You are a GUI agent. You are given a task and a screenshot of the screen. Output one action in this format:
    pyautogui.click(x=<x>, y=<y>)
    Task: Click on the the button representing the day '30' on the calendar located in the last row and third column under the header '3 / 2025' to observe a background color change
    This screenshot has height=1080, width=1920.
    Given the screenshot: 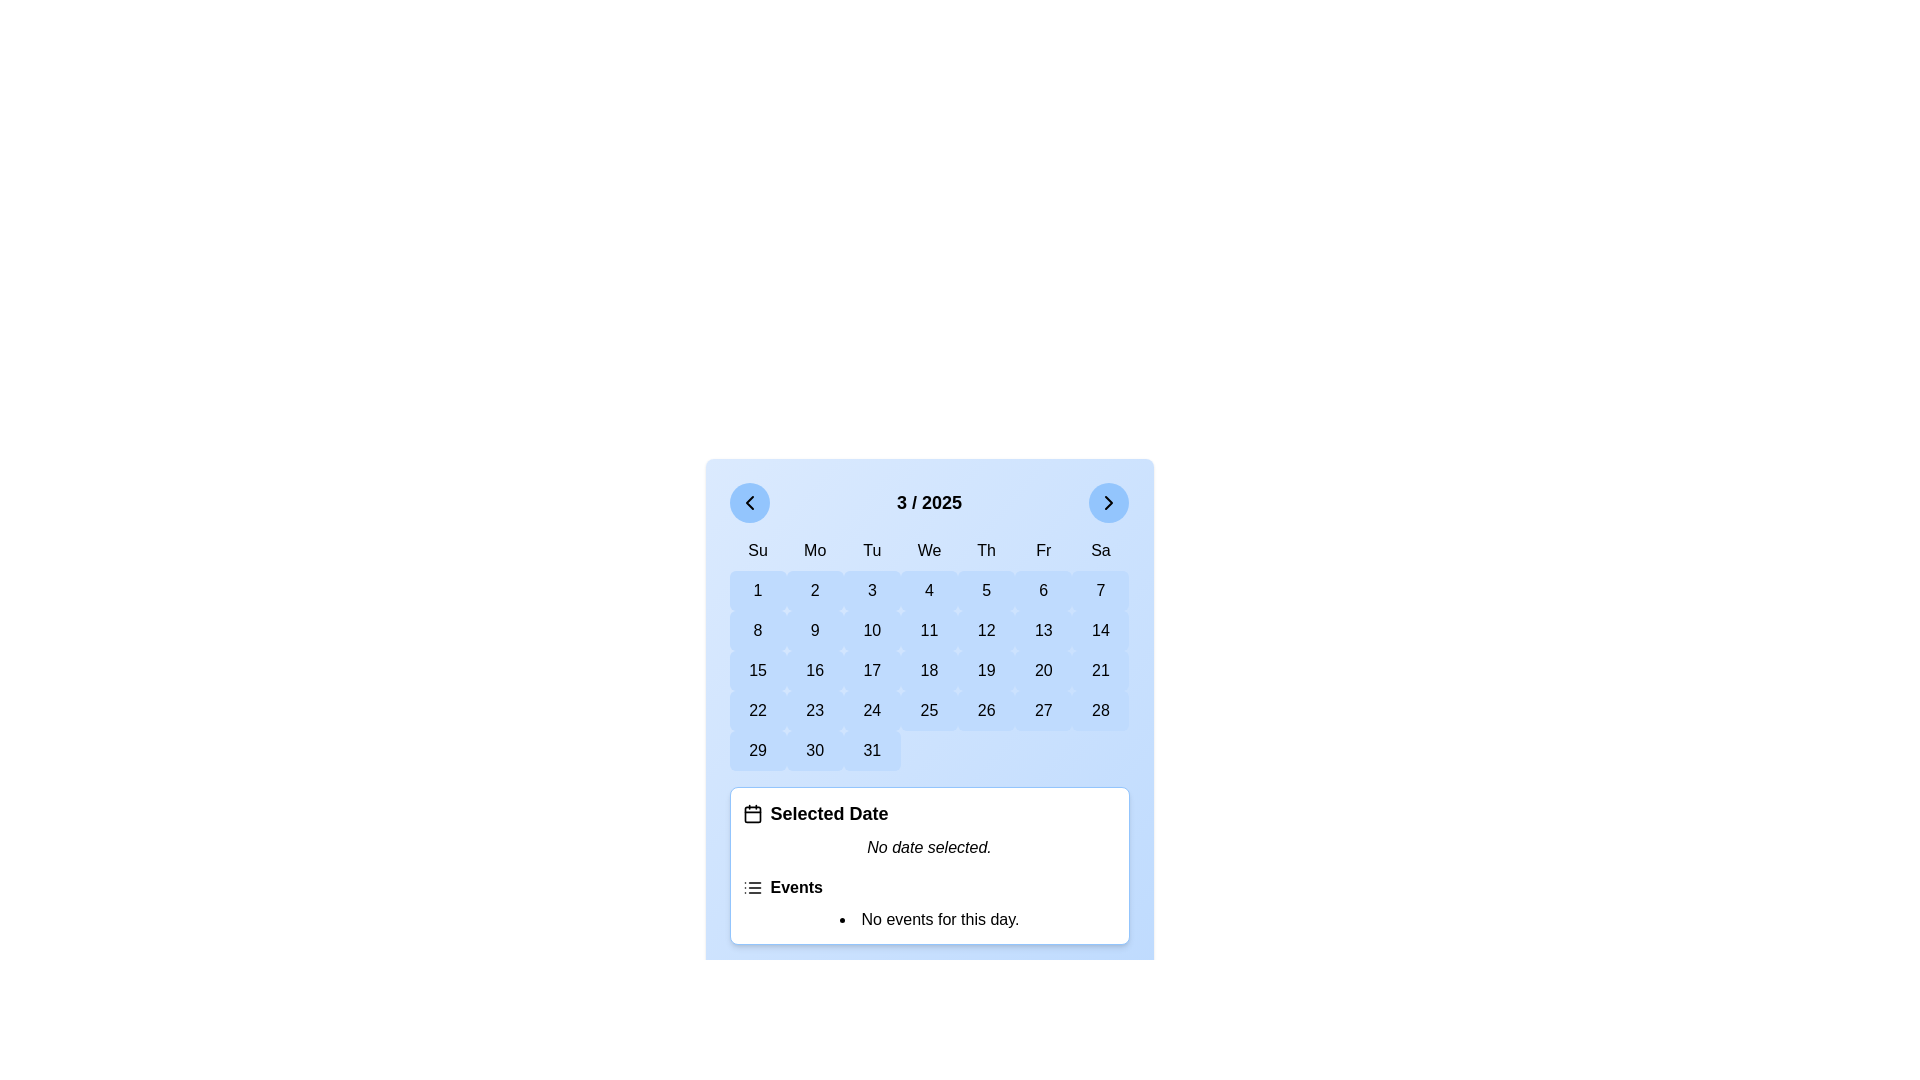 What is the action you would take?
    pyautogui.click(x=815, y=751)
    